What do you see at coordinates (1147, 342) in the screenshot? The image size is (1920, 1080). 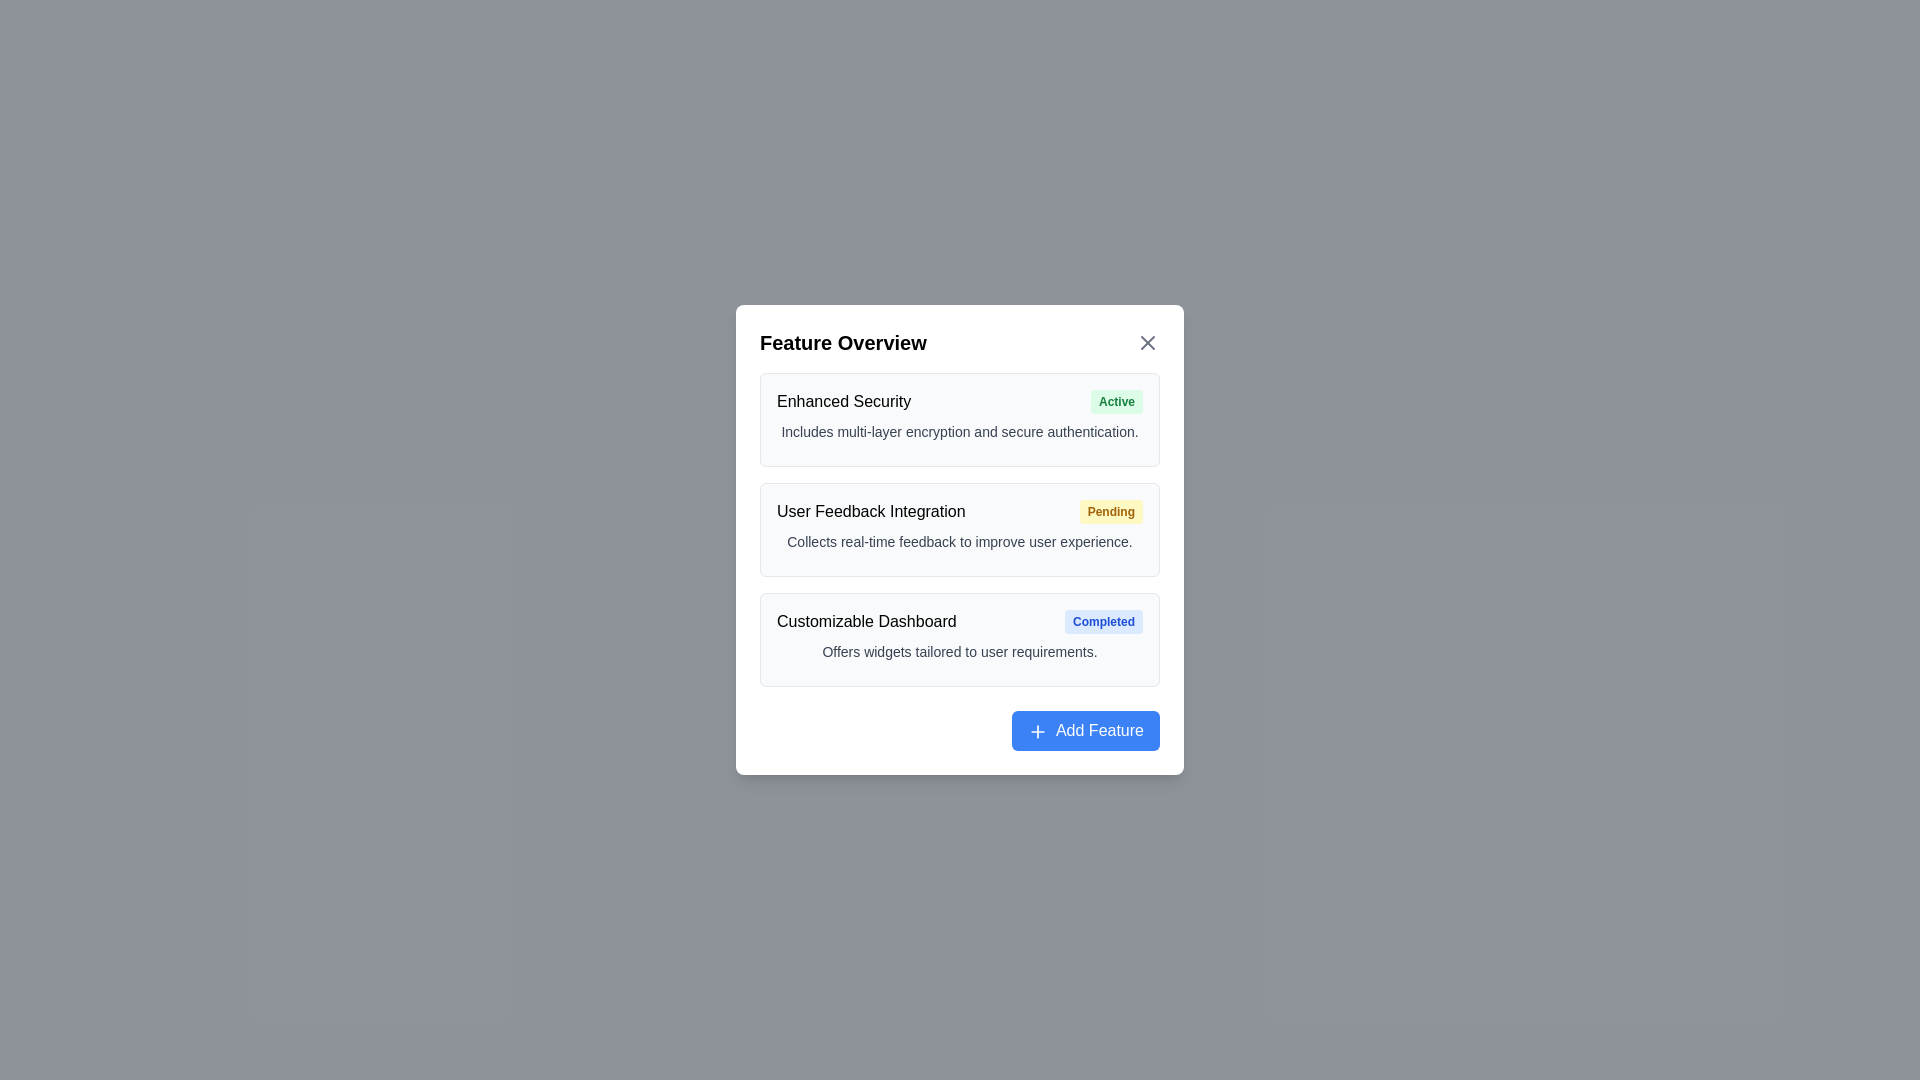 I see `the 'X' icon button located at the top-right corner of the modal window, next to the 'Feature Overview' title` at bounding box center [1147, 342].